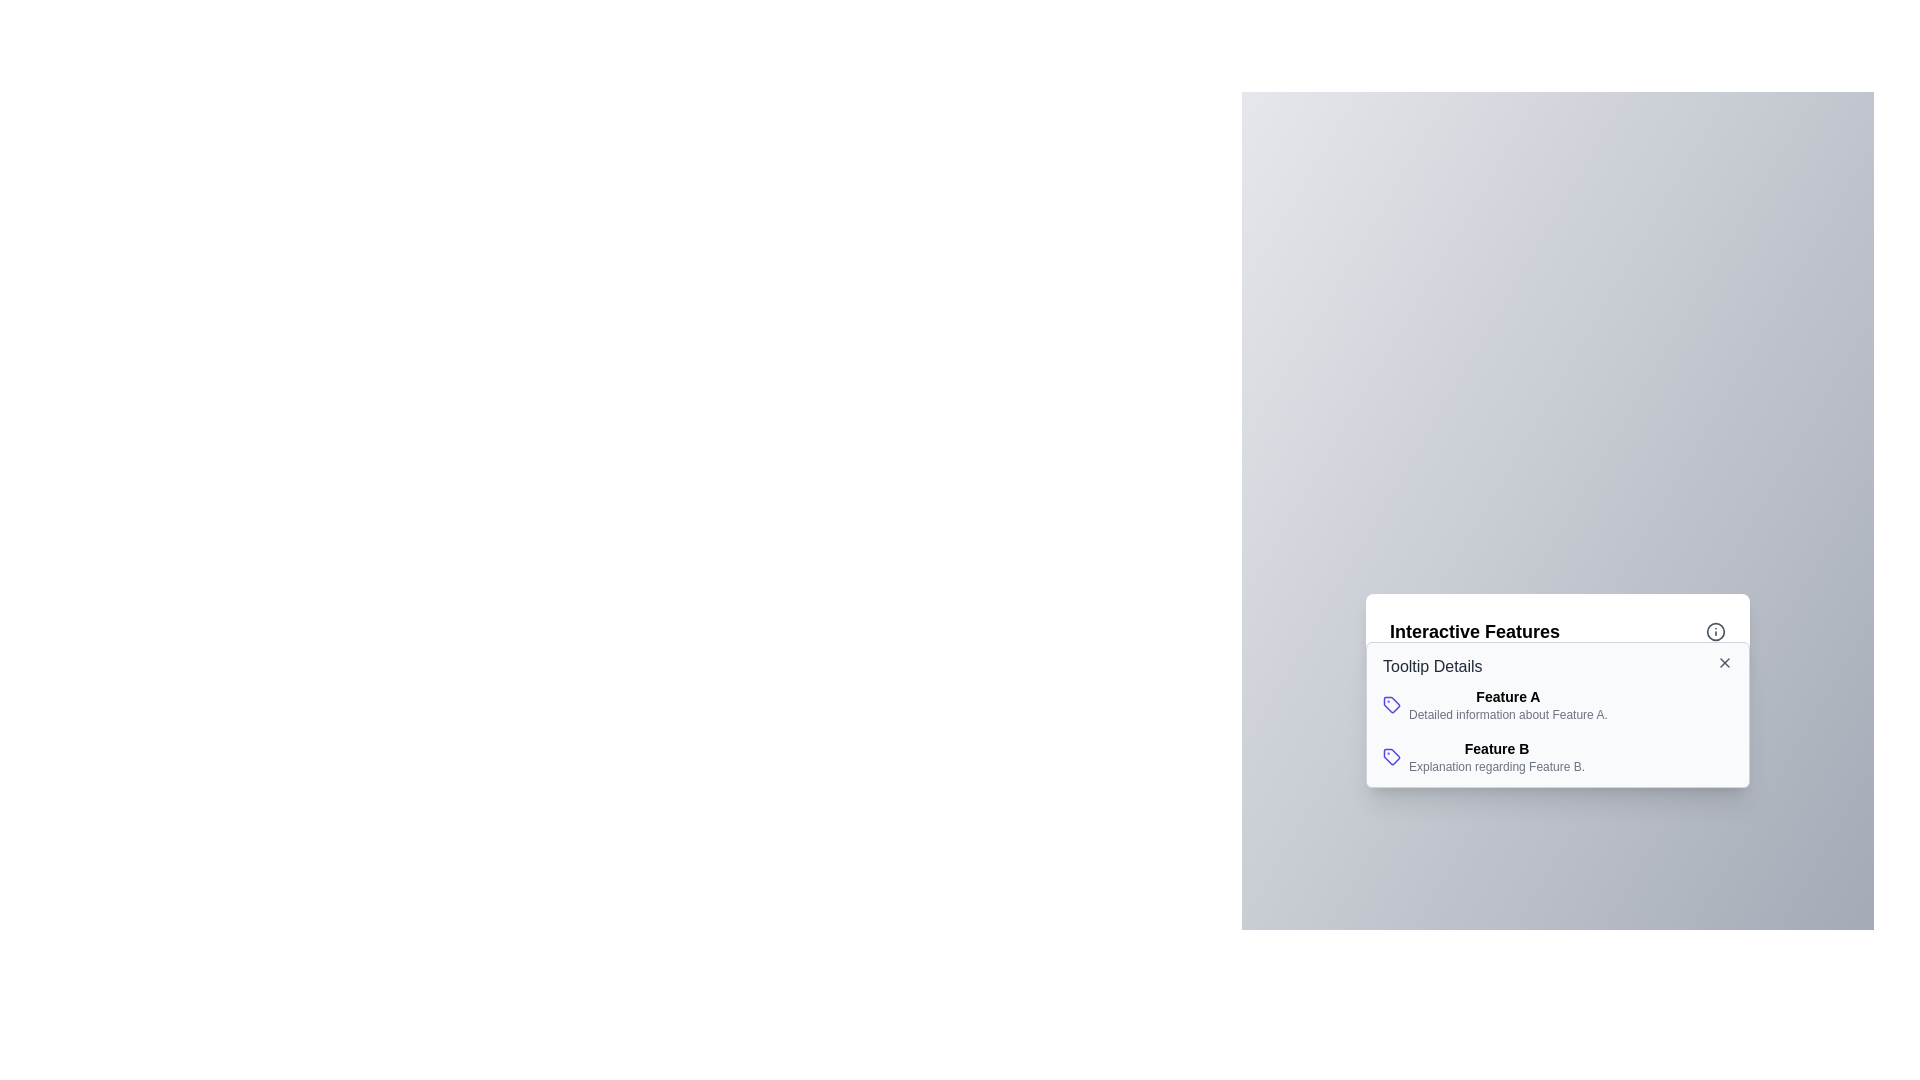 This screenshot has height=1080, width=1920. Describe the element at coordinates (1557, 704) in the screenshot. I see `the first list item in the 'Interactive Features' panel that describes 'Feature A', which has a blue tag icon to its left` at that location.